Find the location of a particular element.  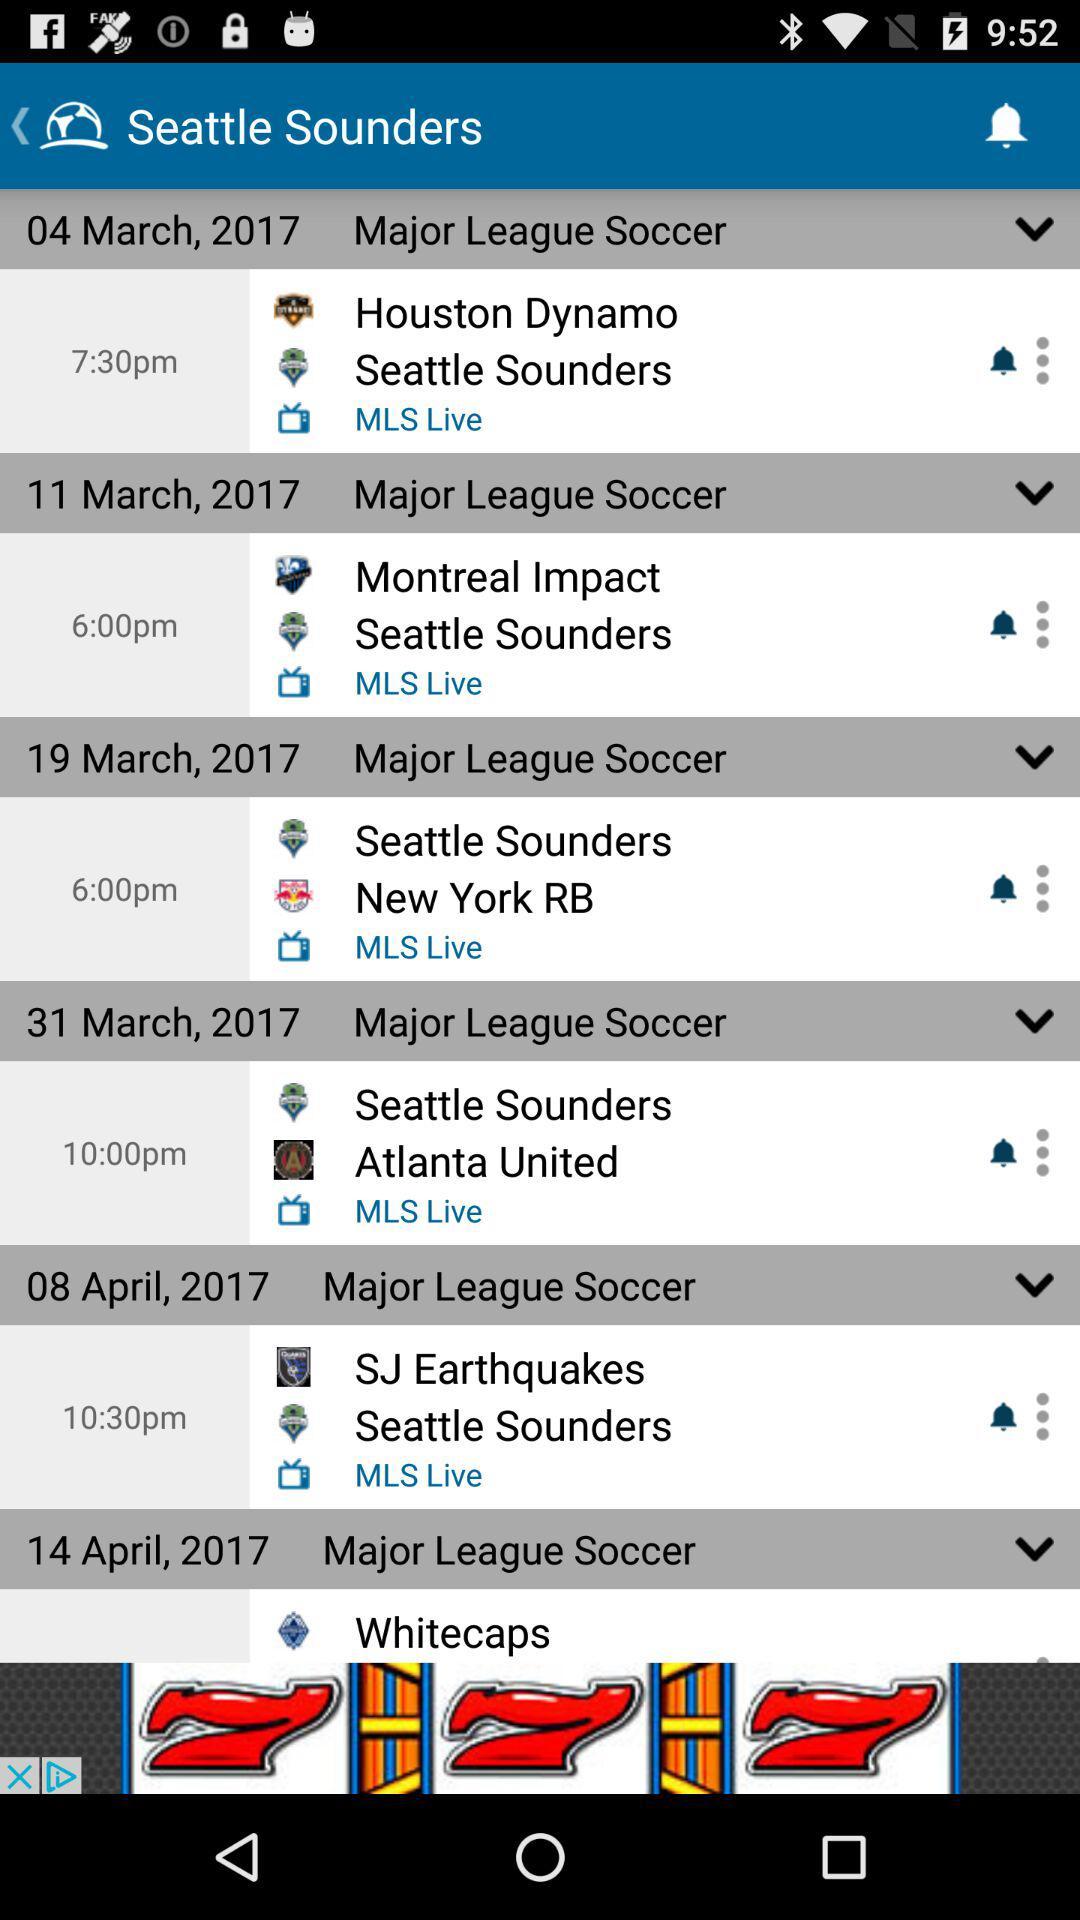

settings bor is located at coordinates (1035, 360).